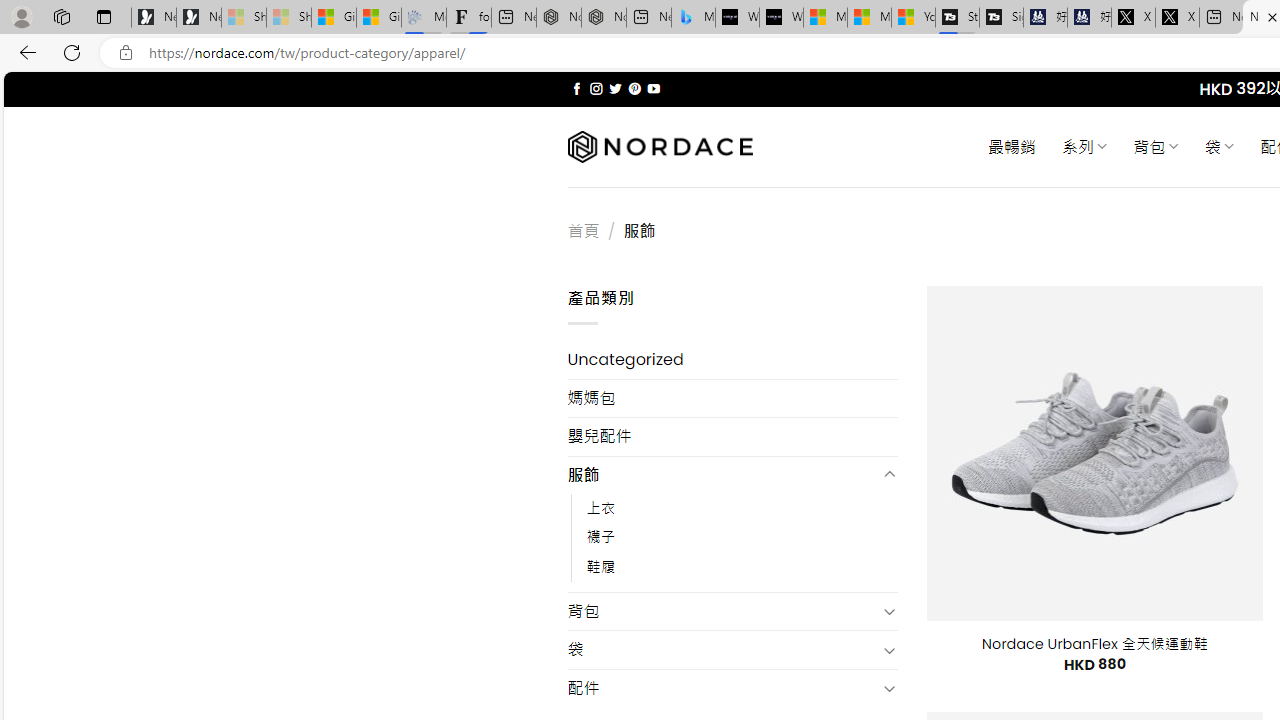  What do you see at coordinates (653, 88) in the screenshot?
I see `'Follow on YouTube'` at bounding box center [653, 88].